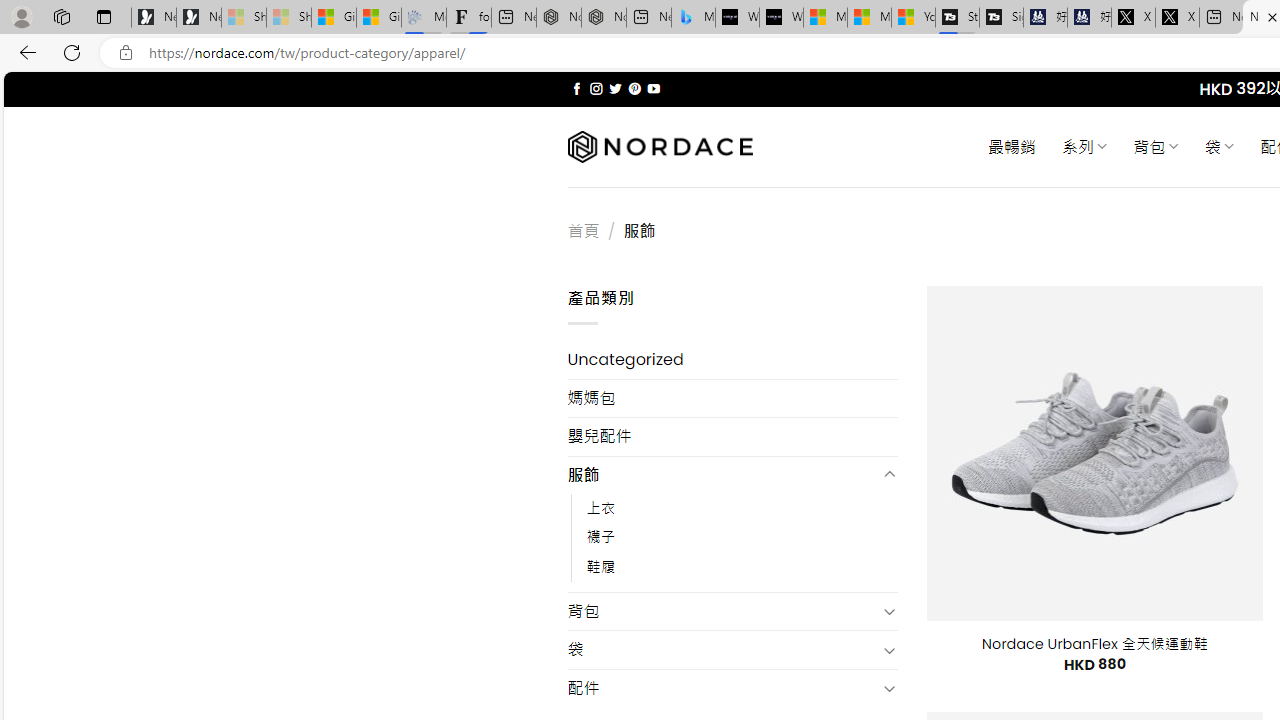  What do you see at coordinates (653, 88) in the screenshot?
I see `'Follow on YouTube'` at bounding box center [653, 88].